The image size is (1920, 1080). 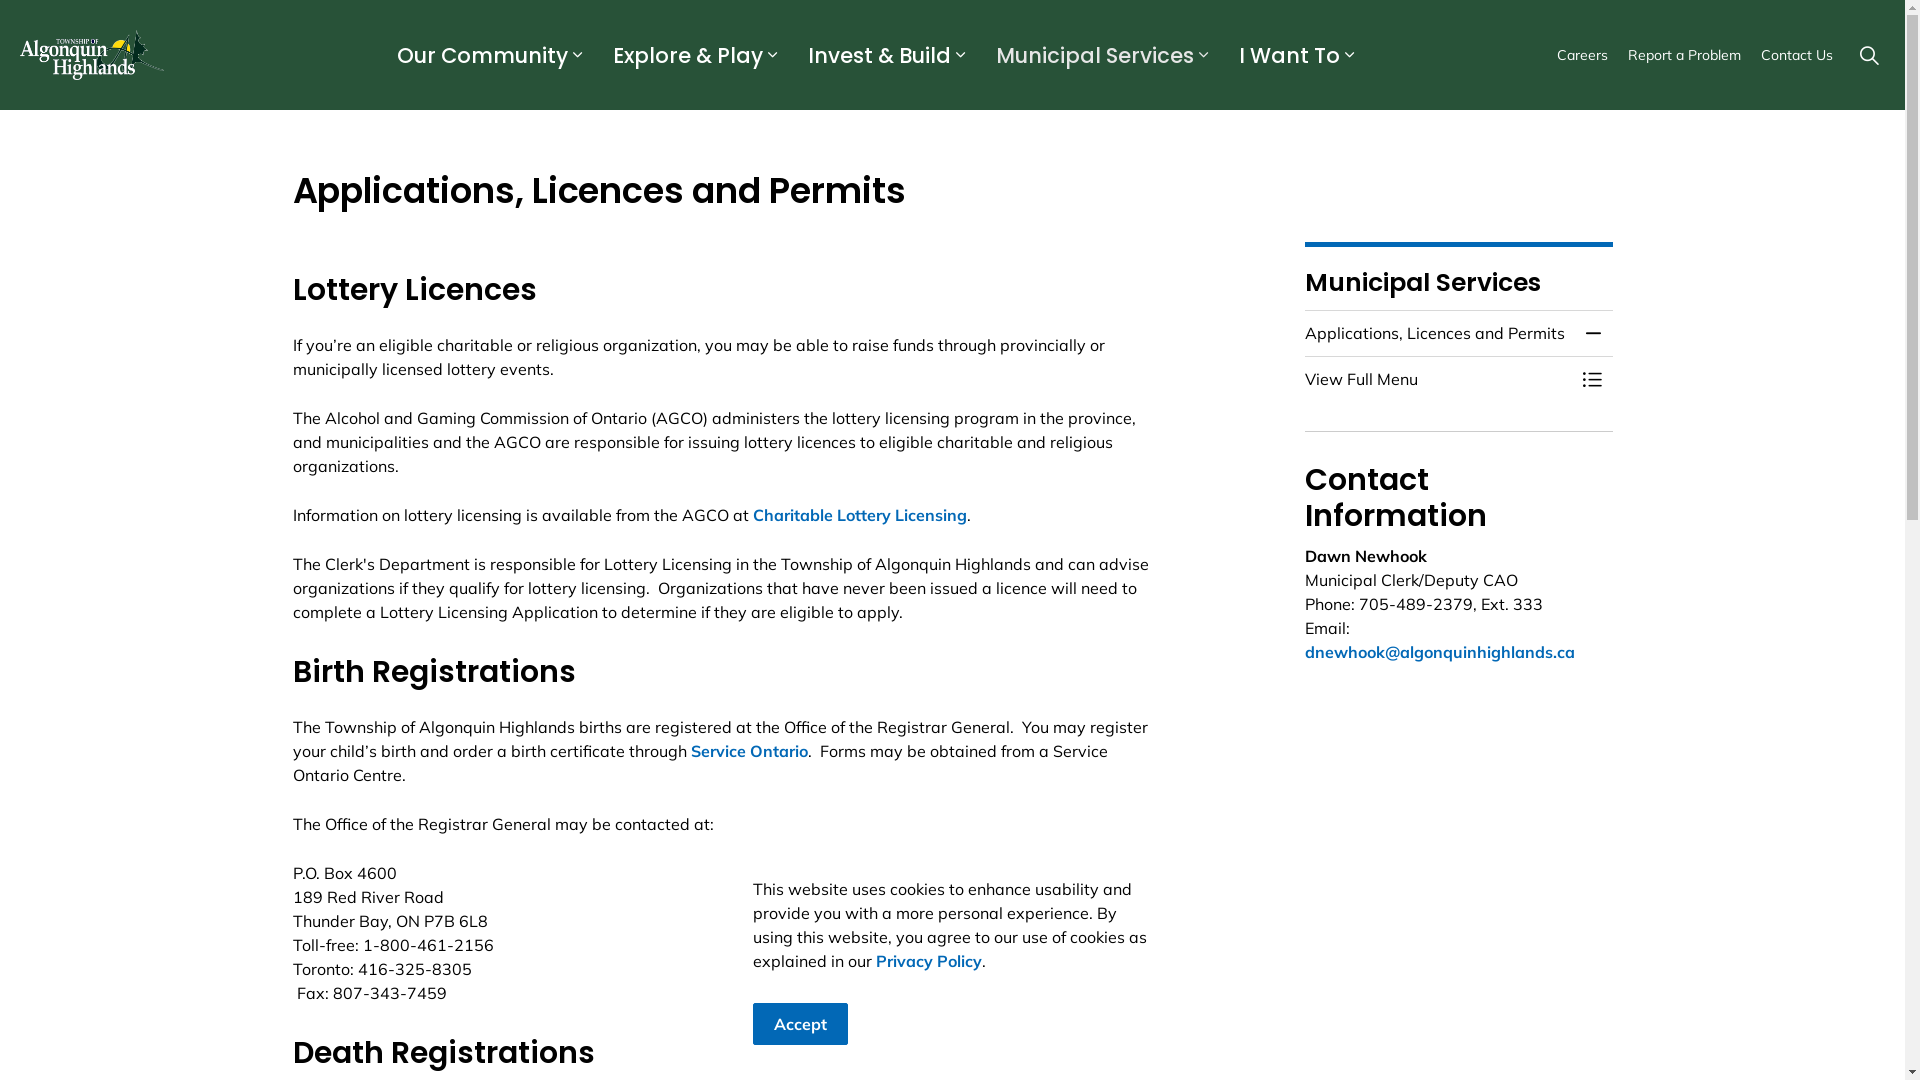 What do you see at coordinates (480, 53) in the screenshot?
I see `'Our Community'` at bounding box center [480, 53].